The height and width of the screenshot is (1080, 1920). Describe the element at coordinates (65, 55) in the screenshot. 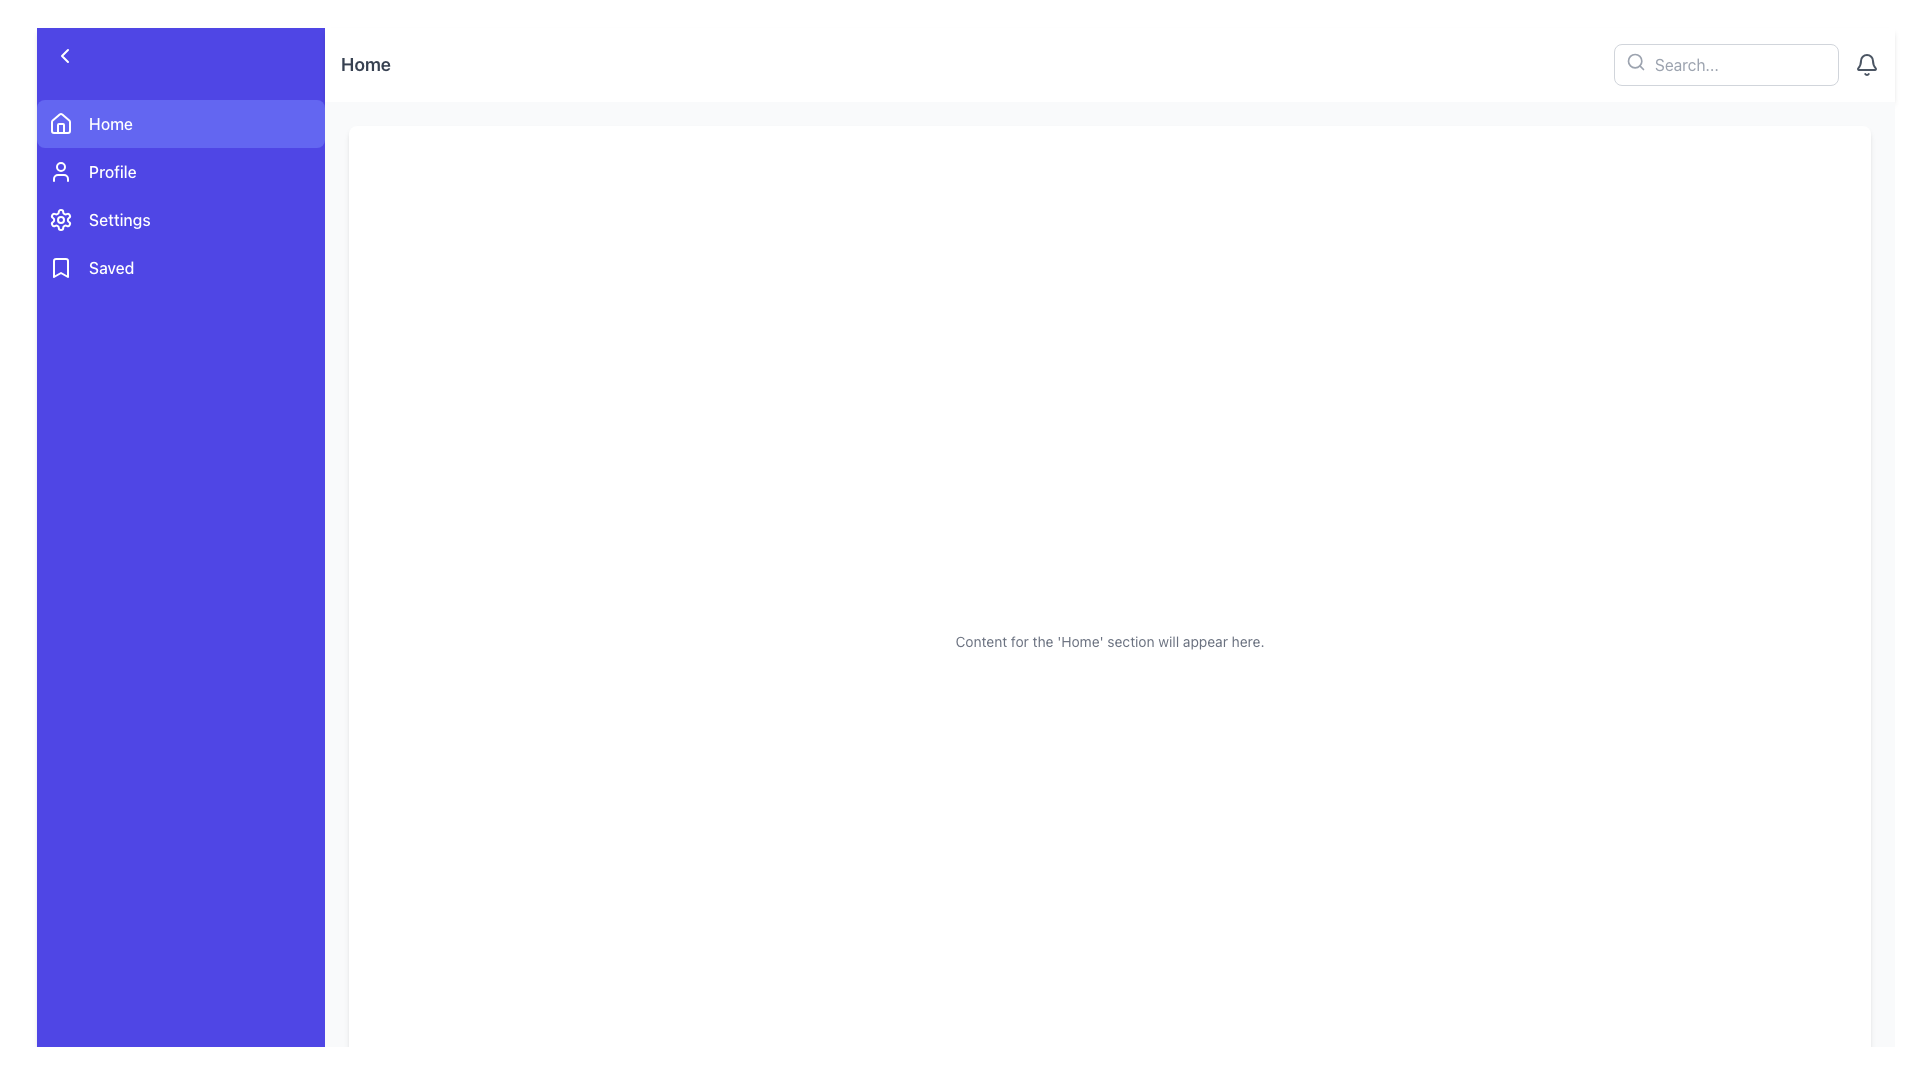

I see `the back or collapse icon located at the top-left corner of the visible purple navigation sidebar` at that location.